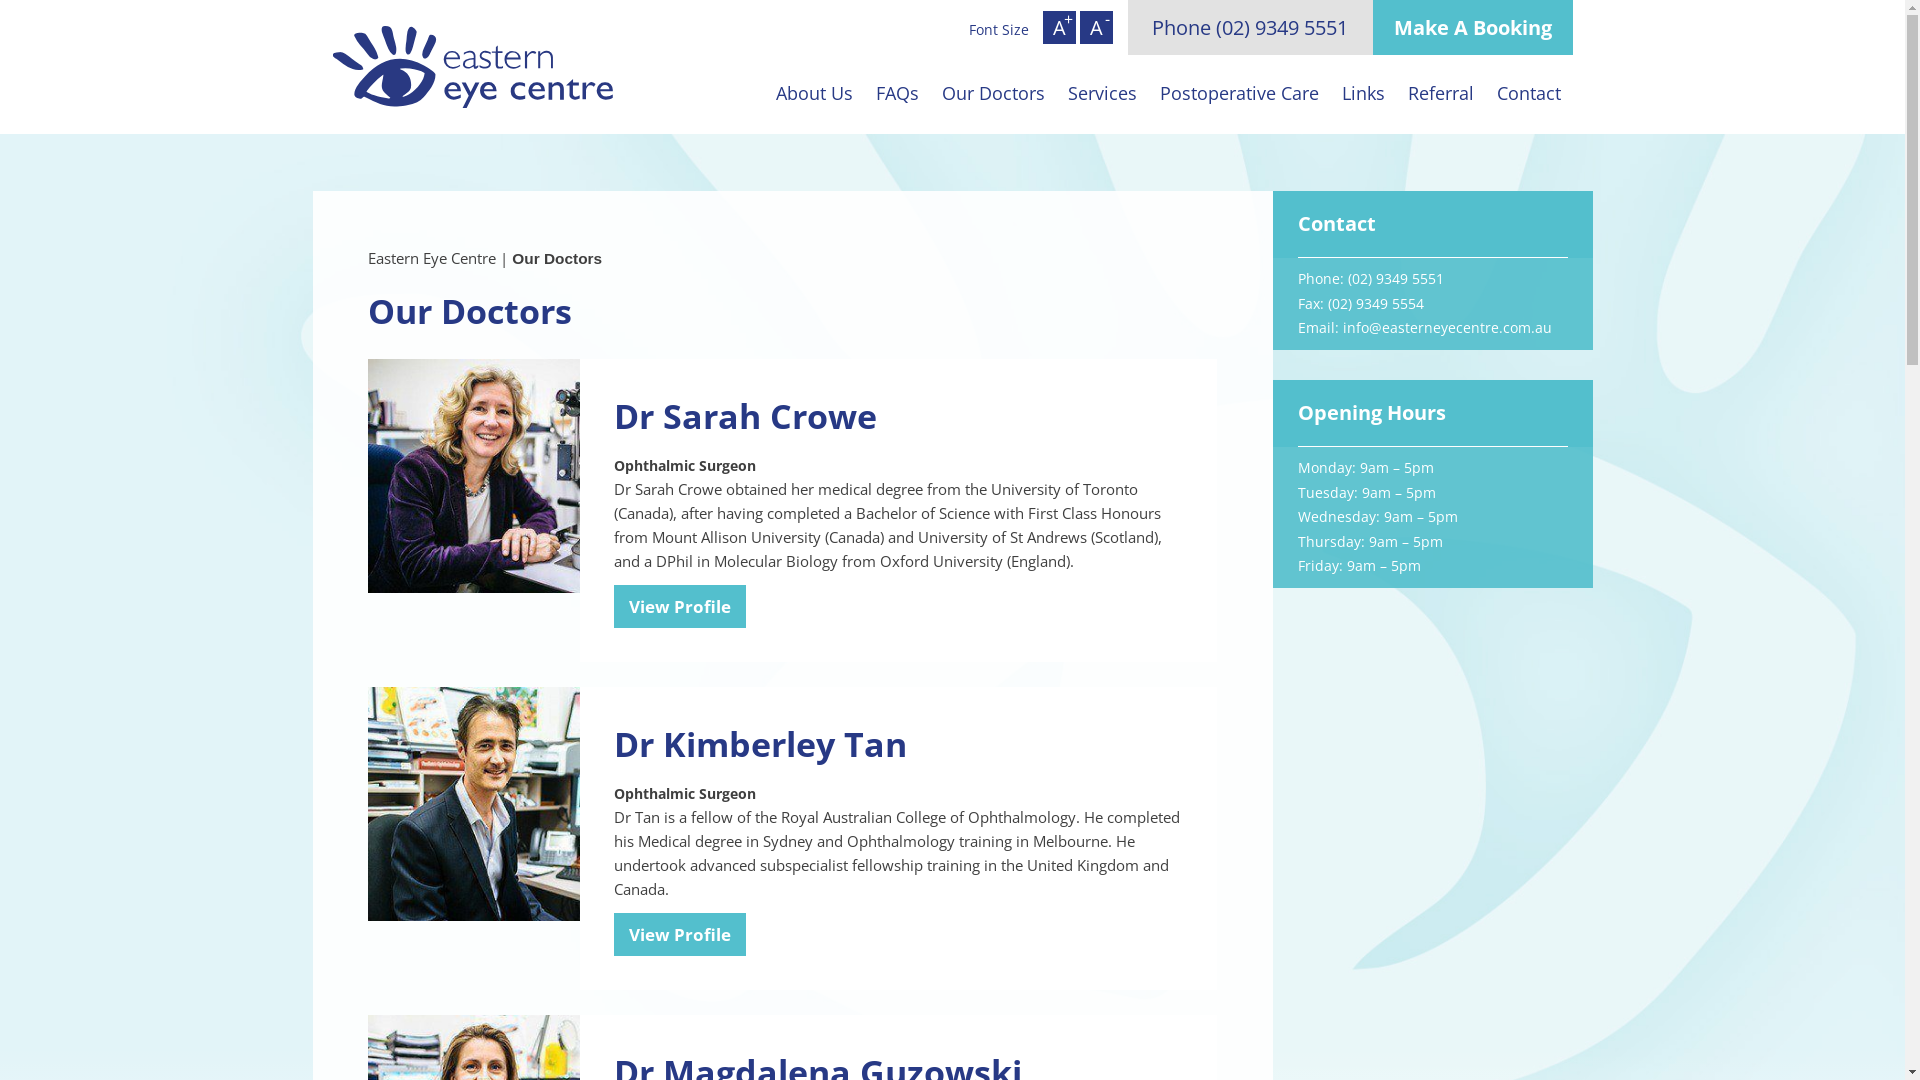 The image size is (1920, 1080). What do you see at coordinates (1237, 92) in the screenshot?
I see `'Postoperative Care'` at bounding box center [1237, 92].